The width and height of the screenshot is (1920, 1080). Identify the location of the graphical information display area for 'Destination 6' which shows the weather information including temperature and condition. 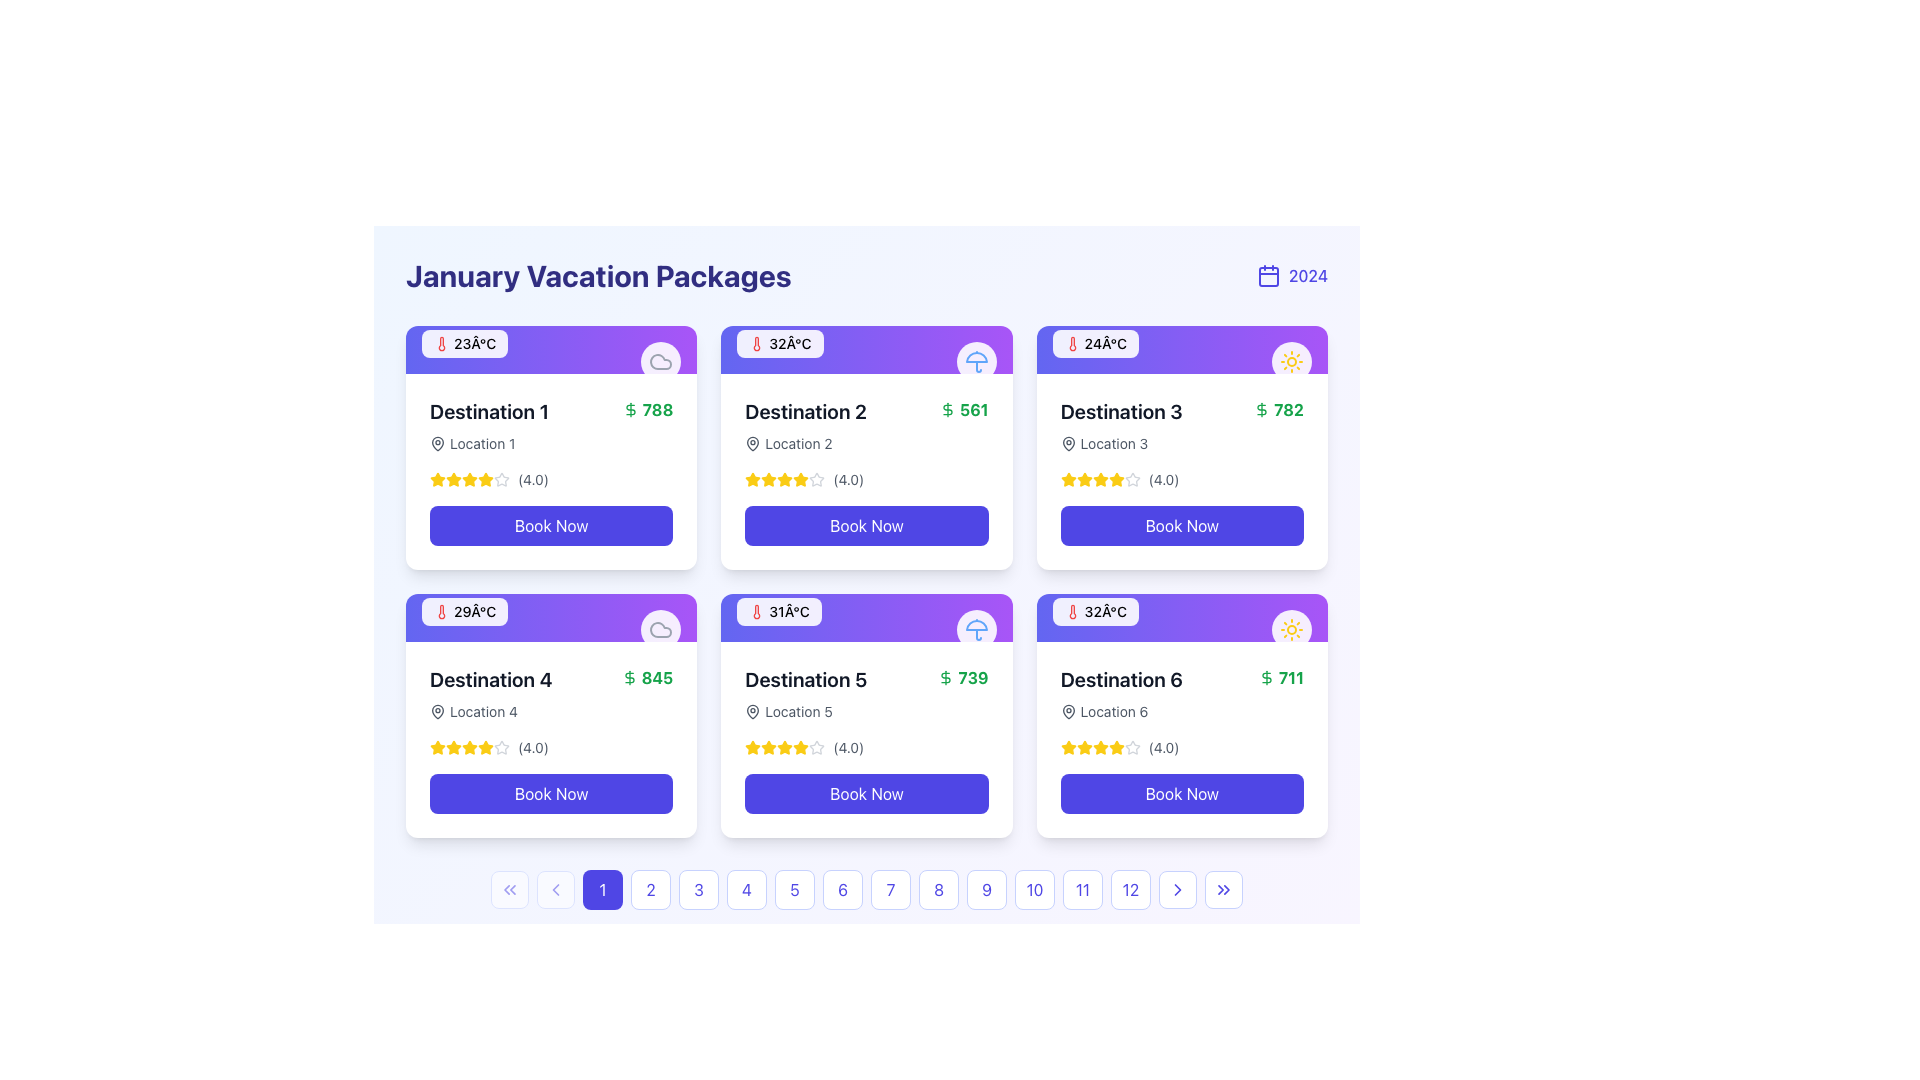
(1182, 616).